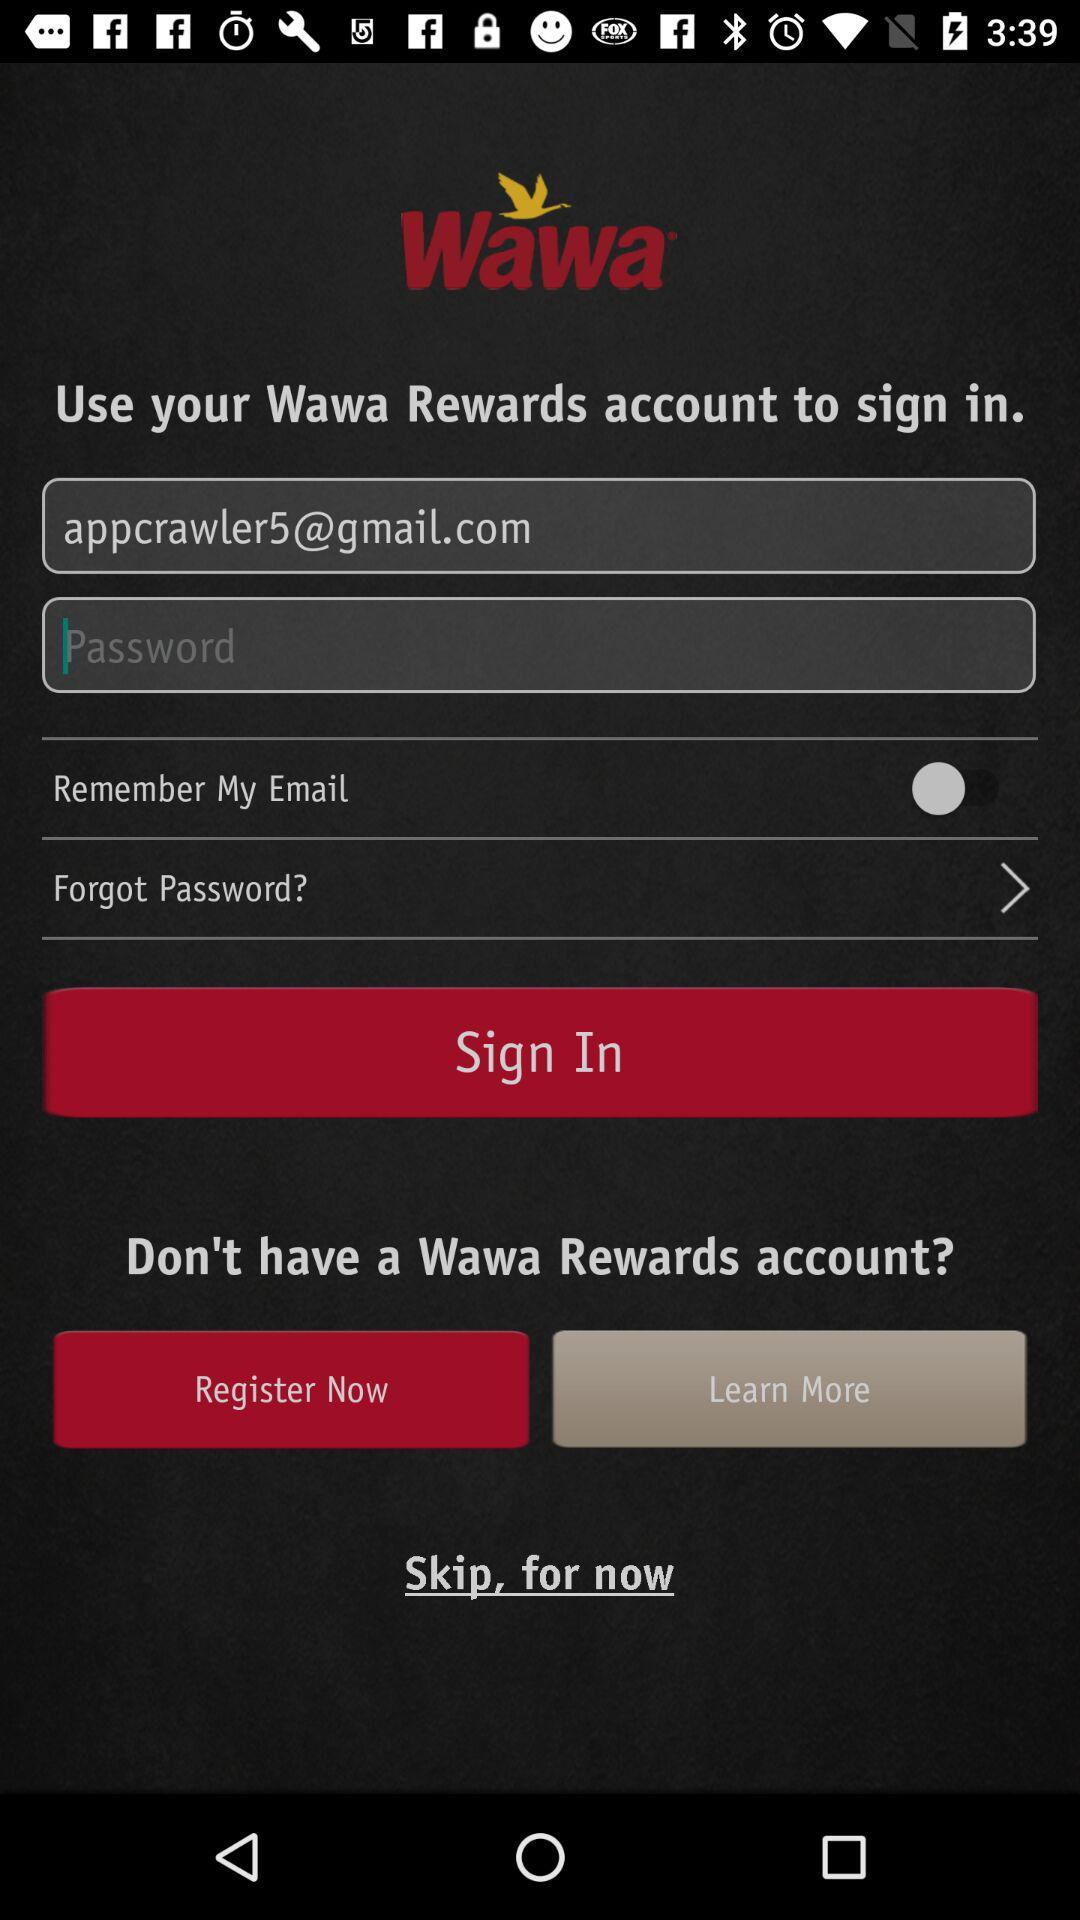  I want to click on the item below the don t have icon, so click(290, 1388).